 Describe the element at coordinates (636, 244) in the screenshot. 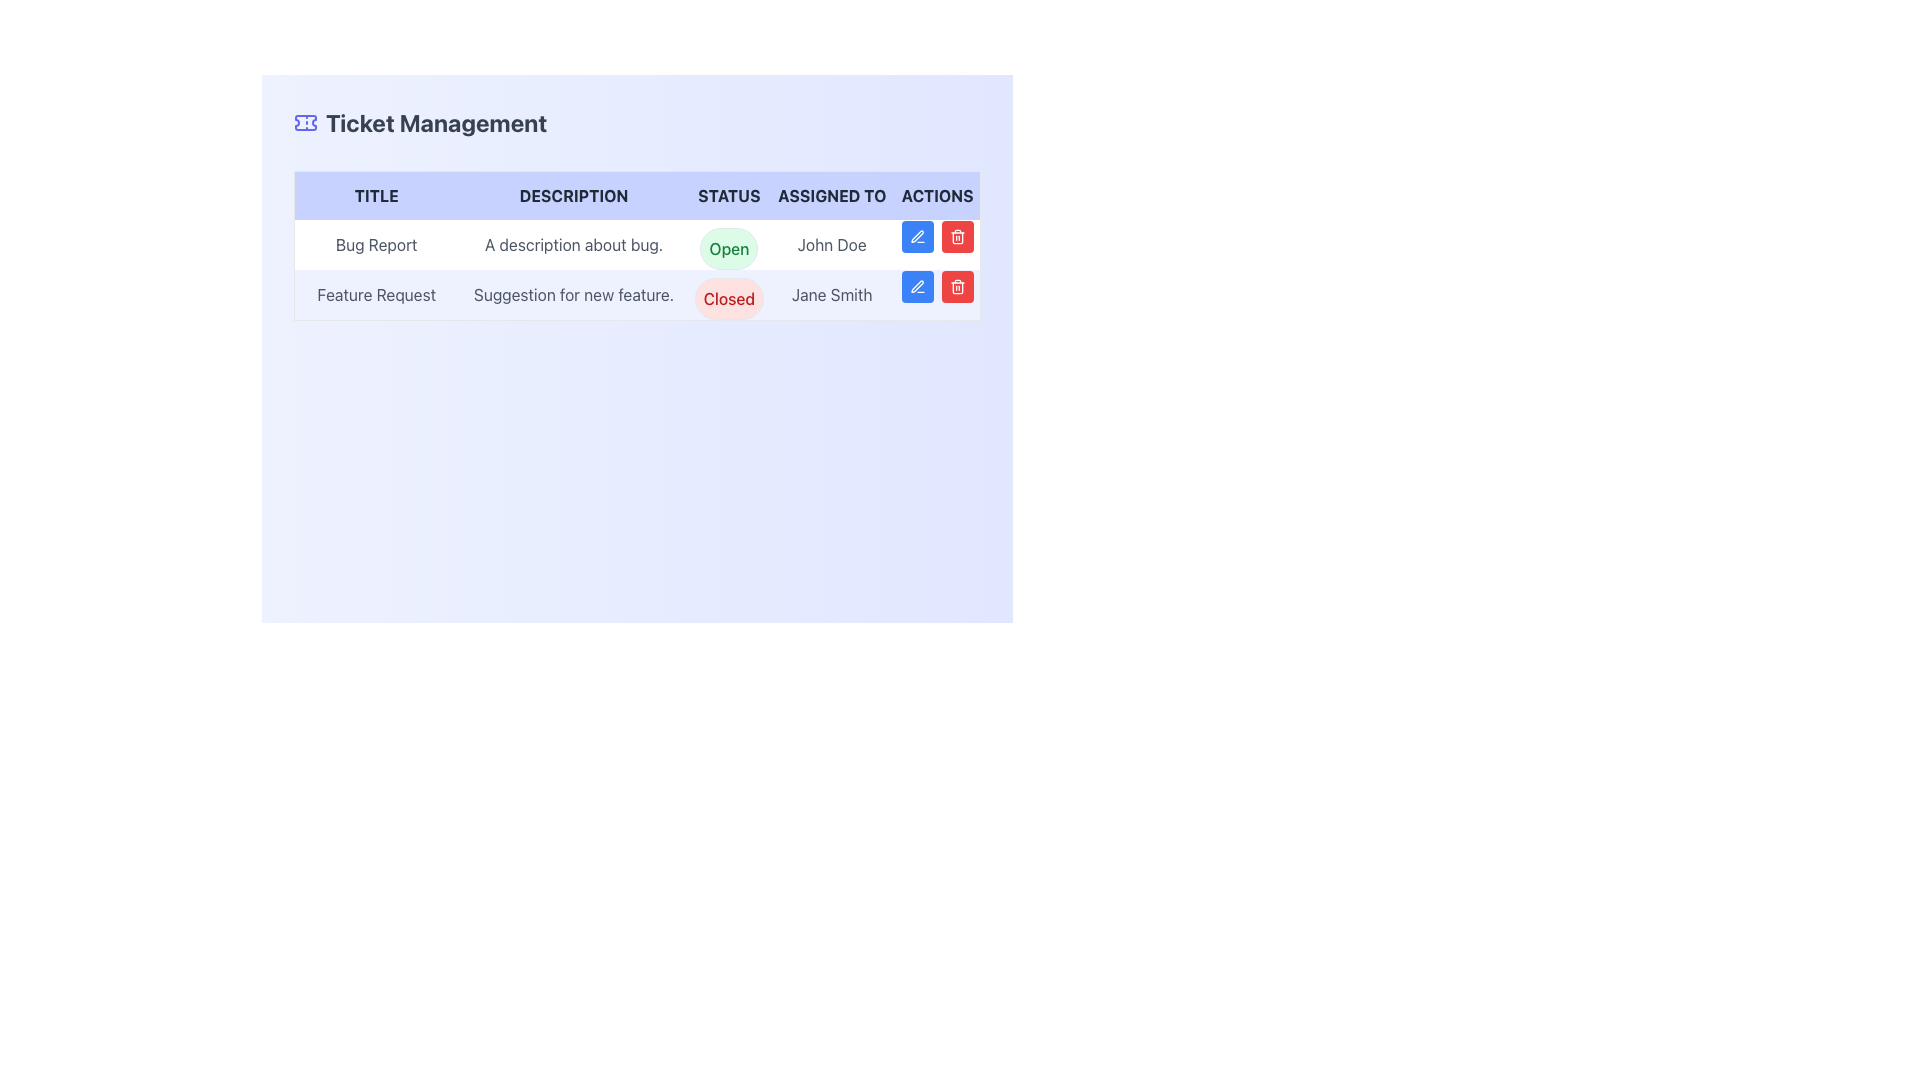

I see `the ticket management table` at that location.